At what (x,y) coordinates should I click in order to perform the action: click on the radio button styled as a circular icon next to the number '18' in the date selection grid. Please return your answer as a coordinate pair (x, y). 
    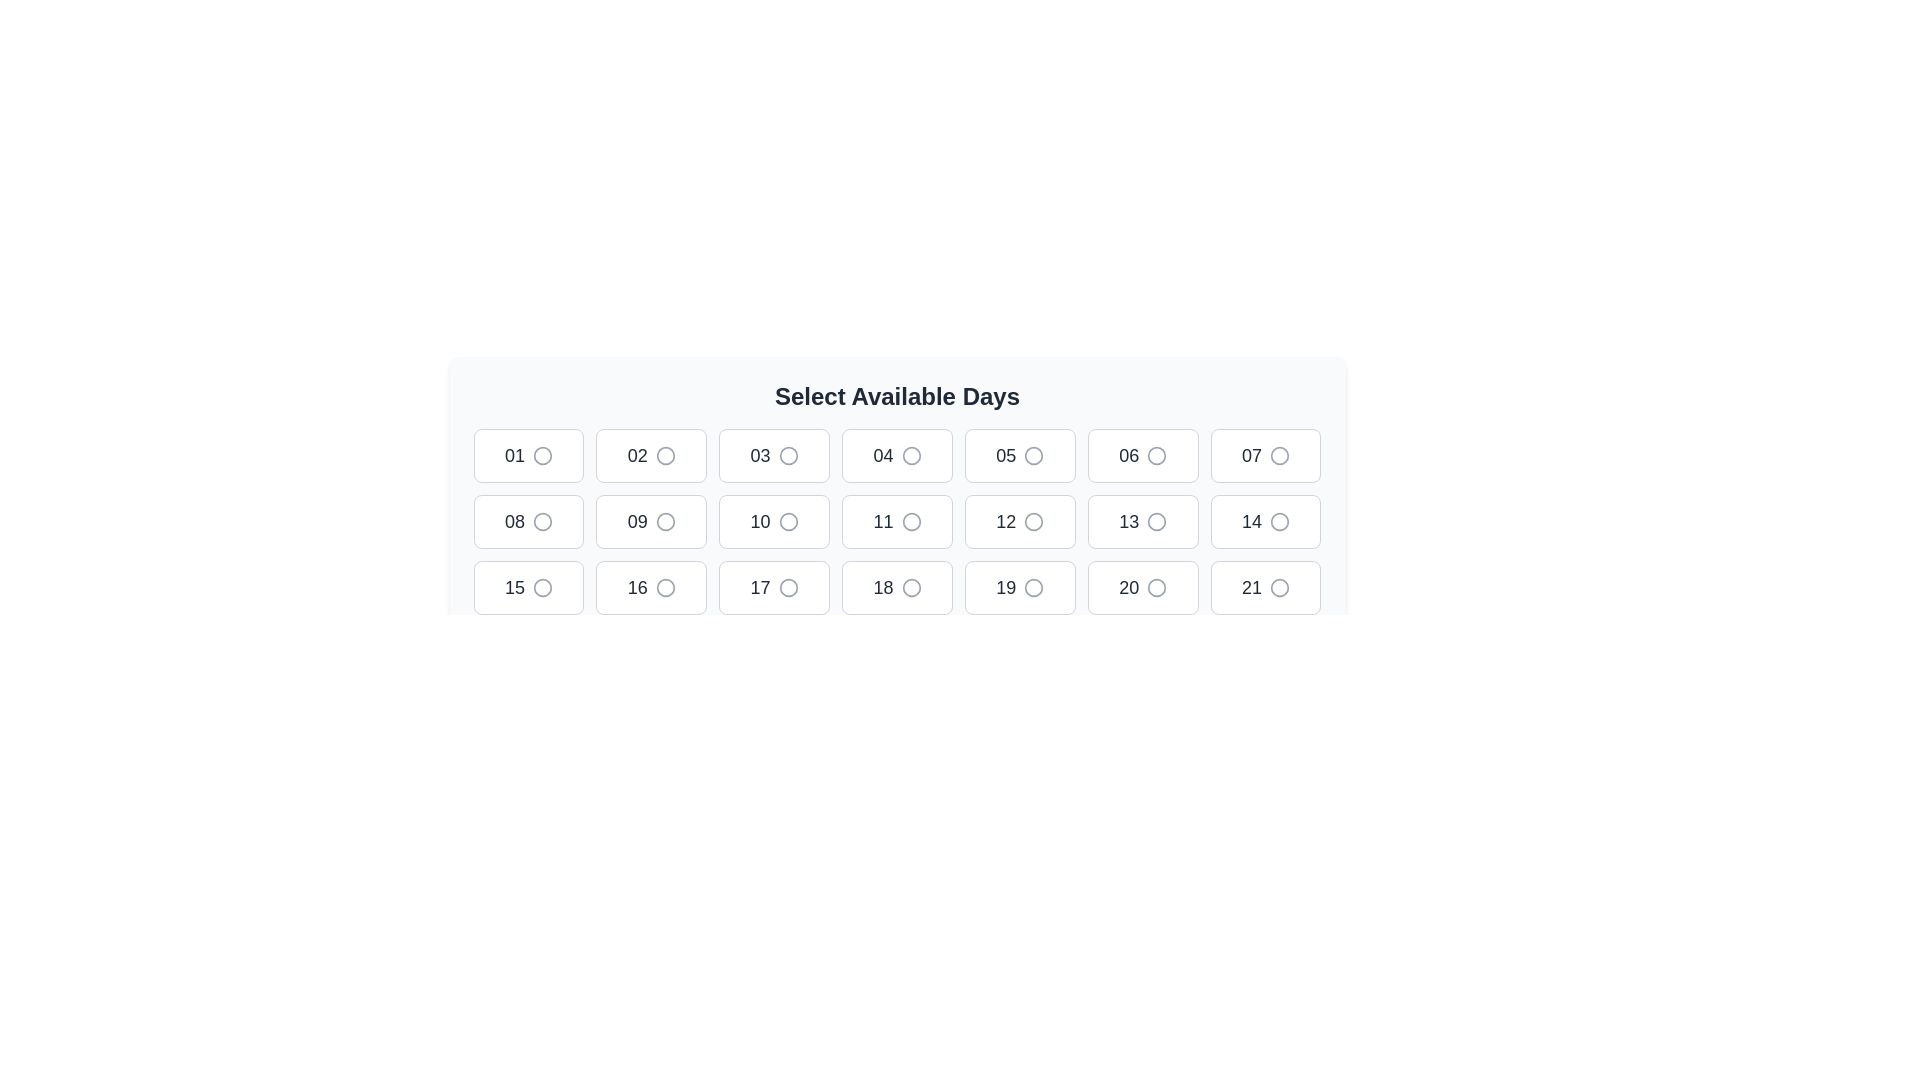
    Looking at the image, I should click on (910, 586).